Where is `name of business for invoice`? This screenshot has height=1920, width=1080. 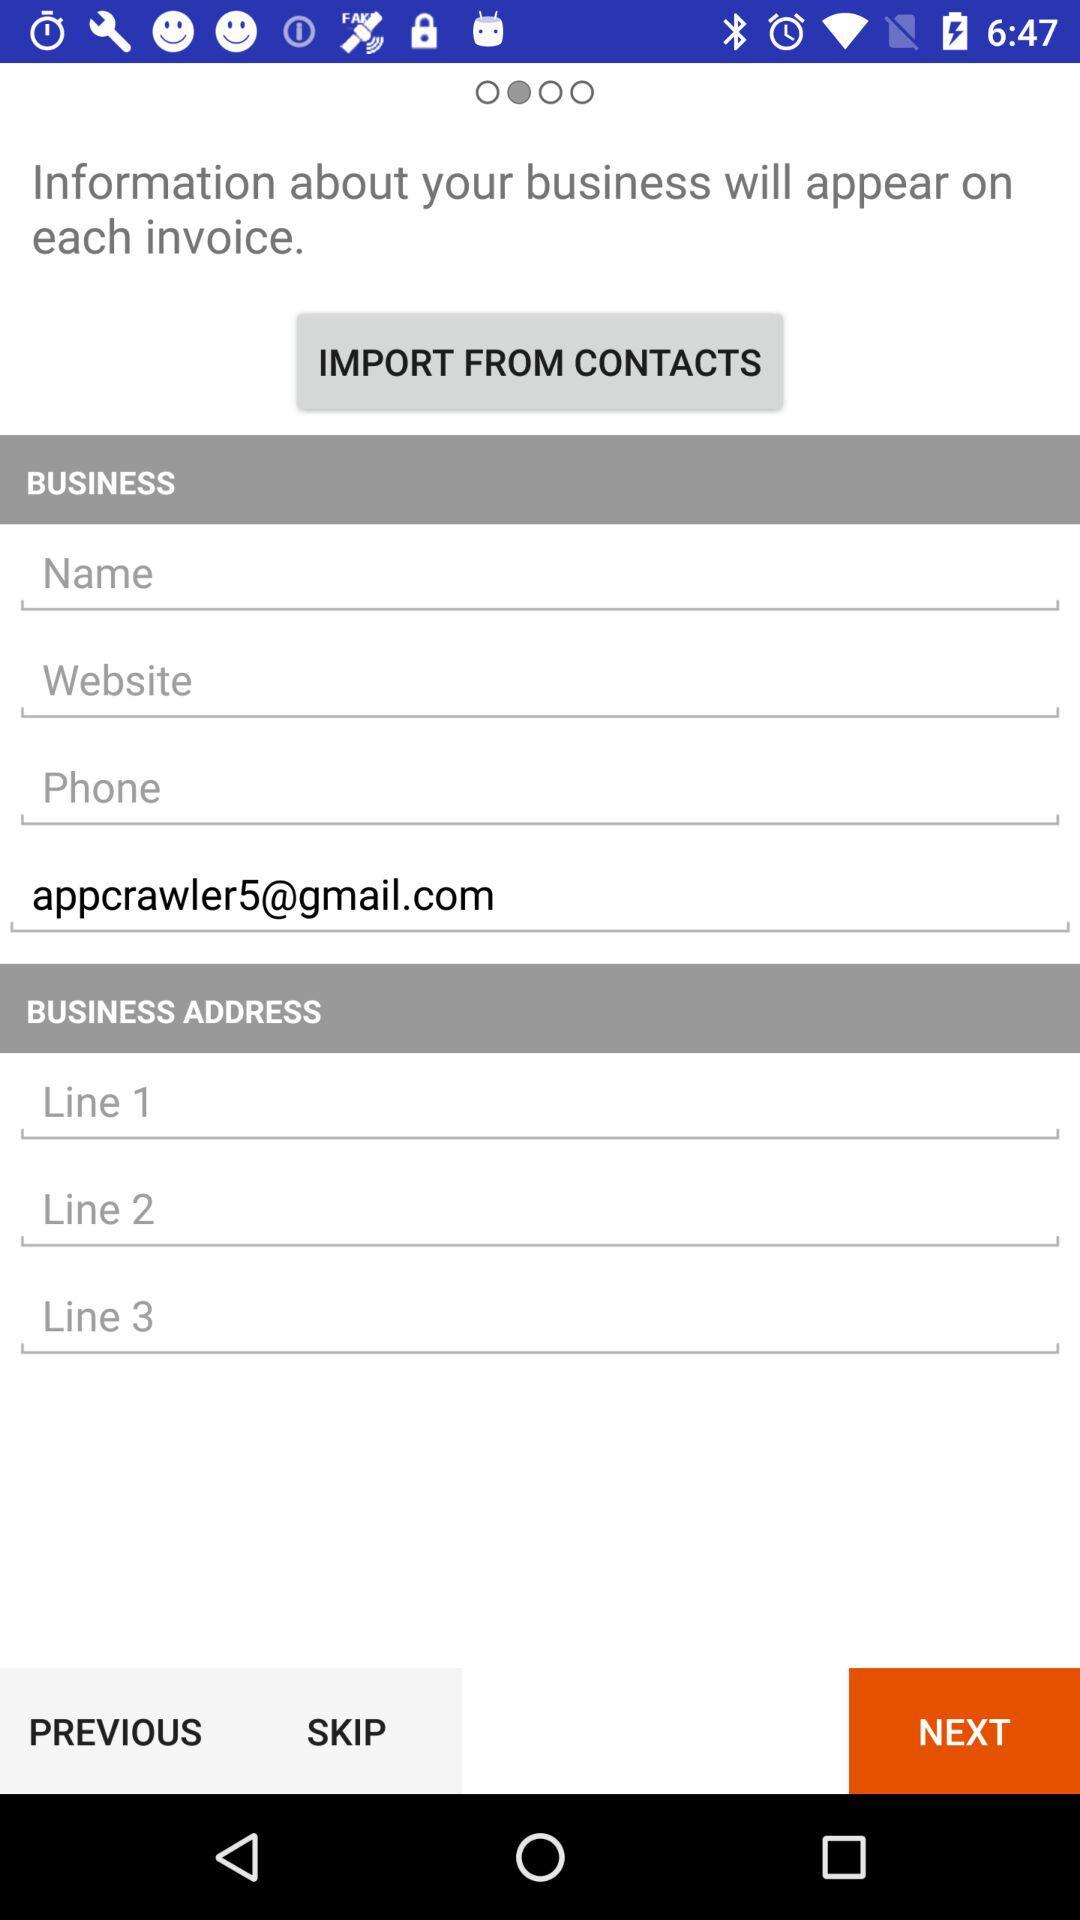 name of business for invoice is located at coordinates (540, 571).